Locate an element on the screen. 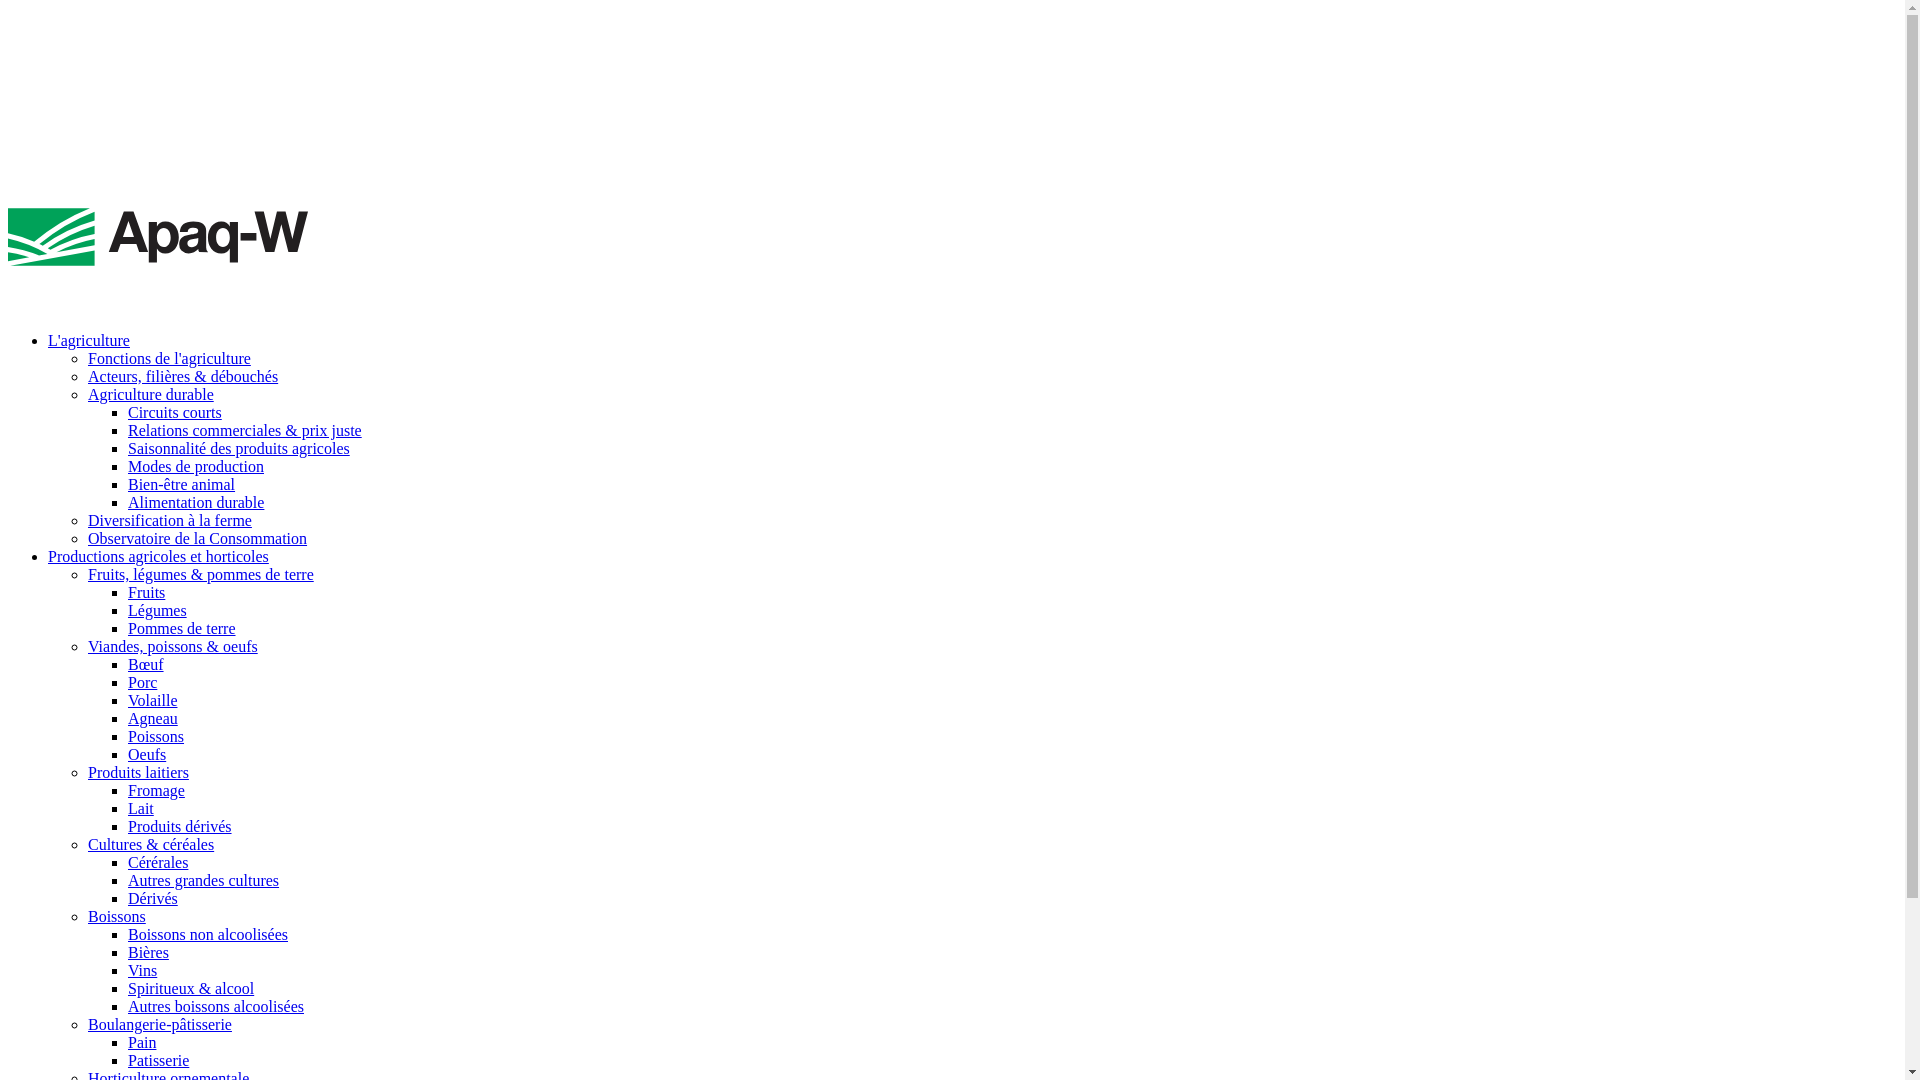 Image resolution: width=1920 pixels, height=1080 pixels. 'Boissons' is located at coordinates (115, 916).